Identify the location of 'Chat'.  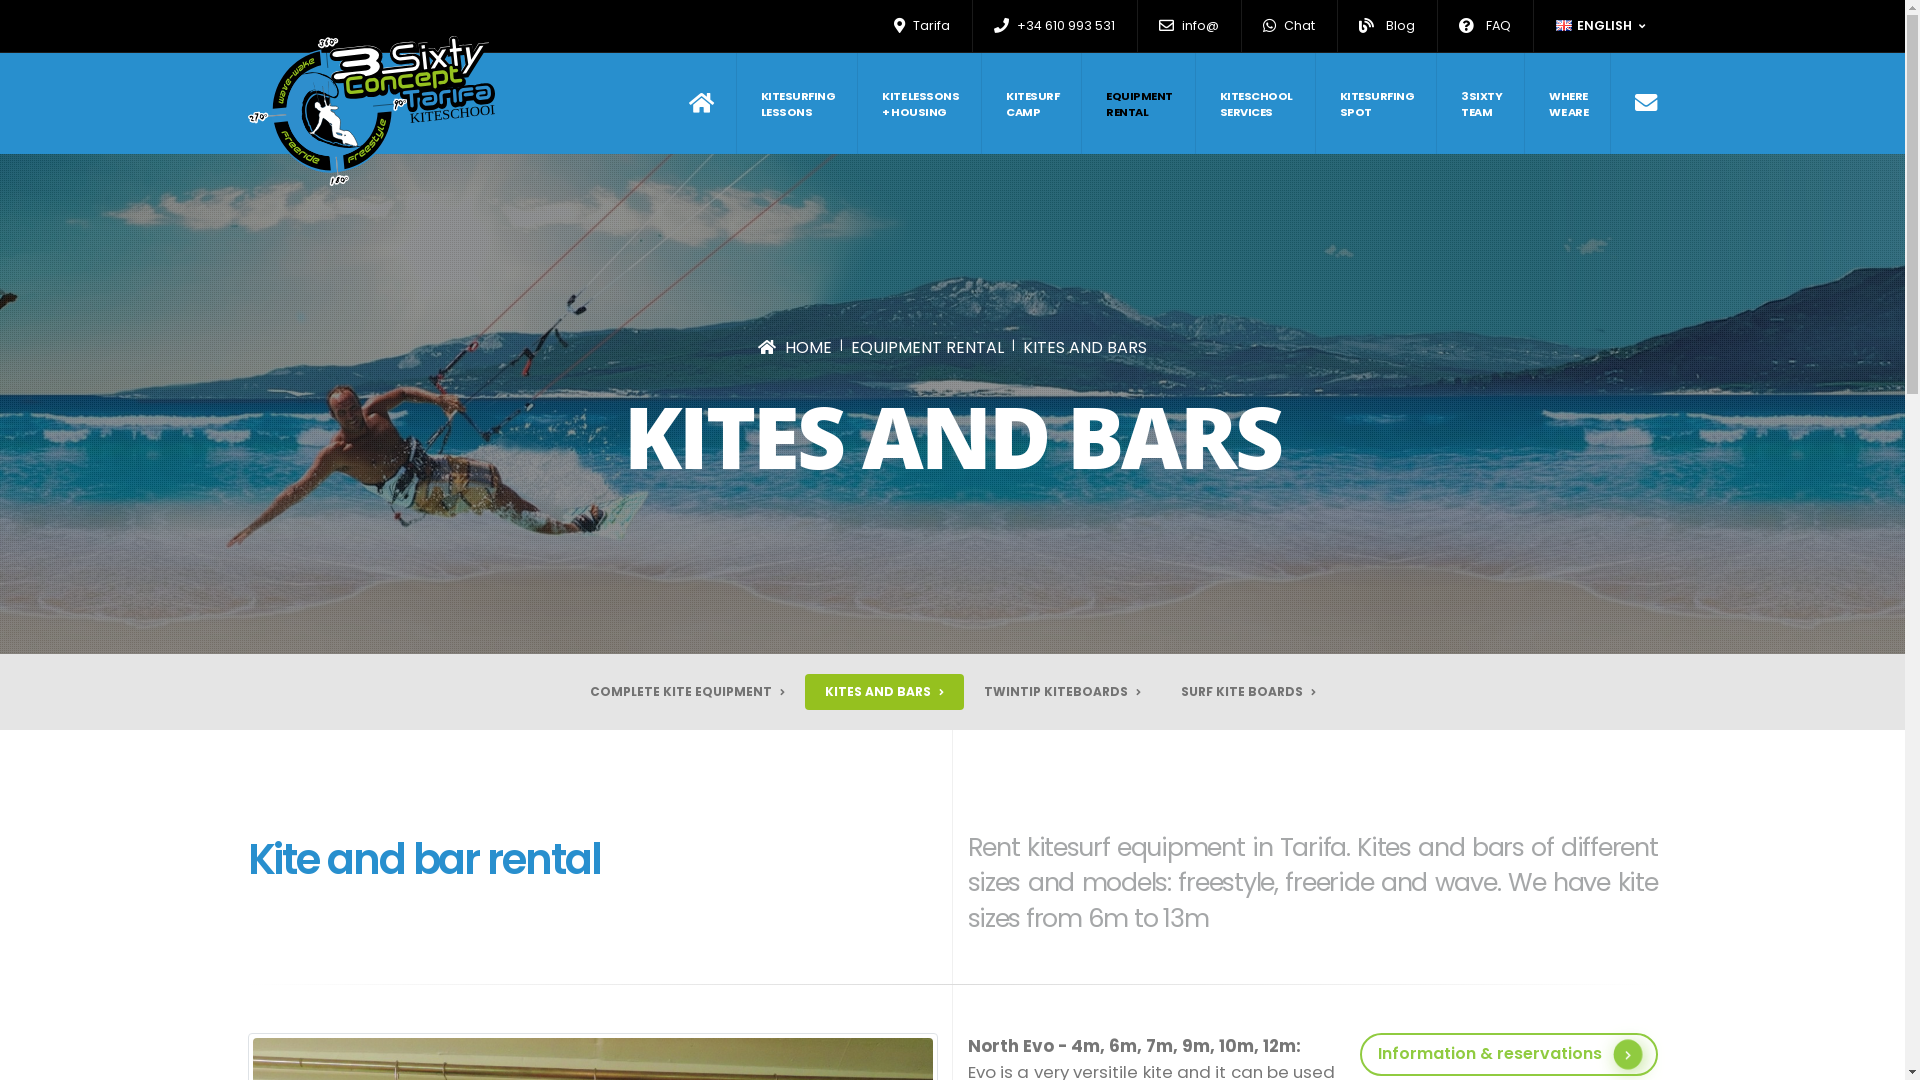
(1289, 26).